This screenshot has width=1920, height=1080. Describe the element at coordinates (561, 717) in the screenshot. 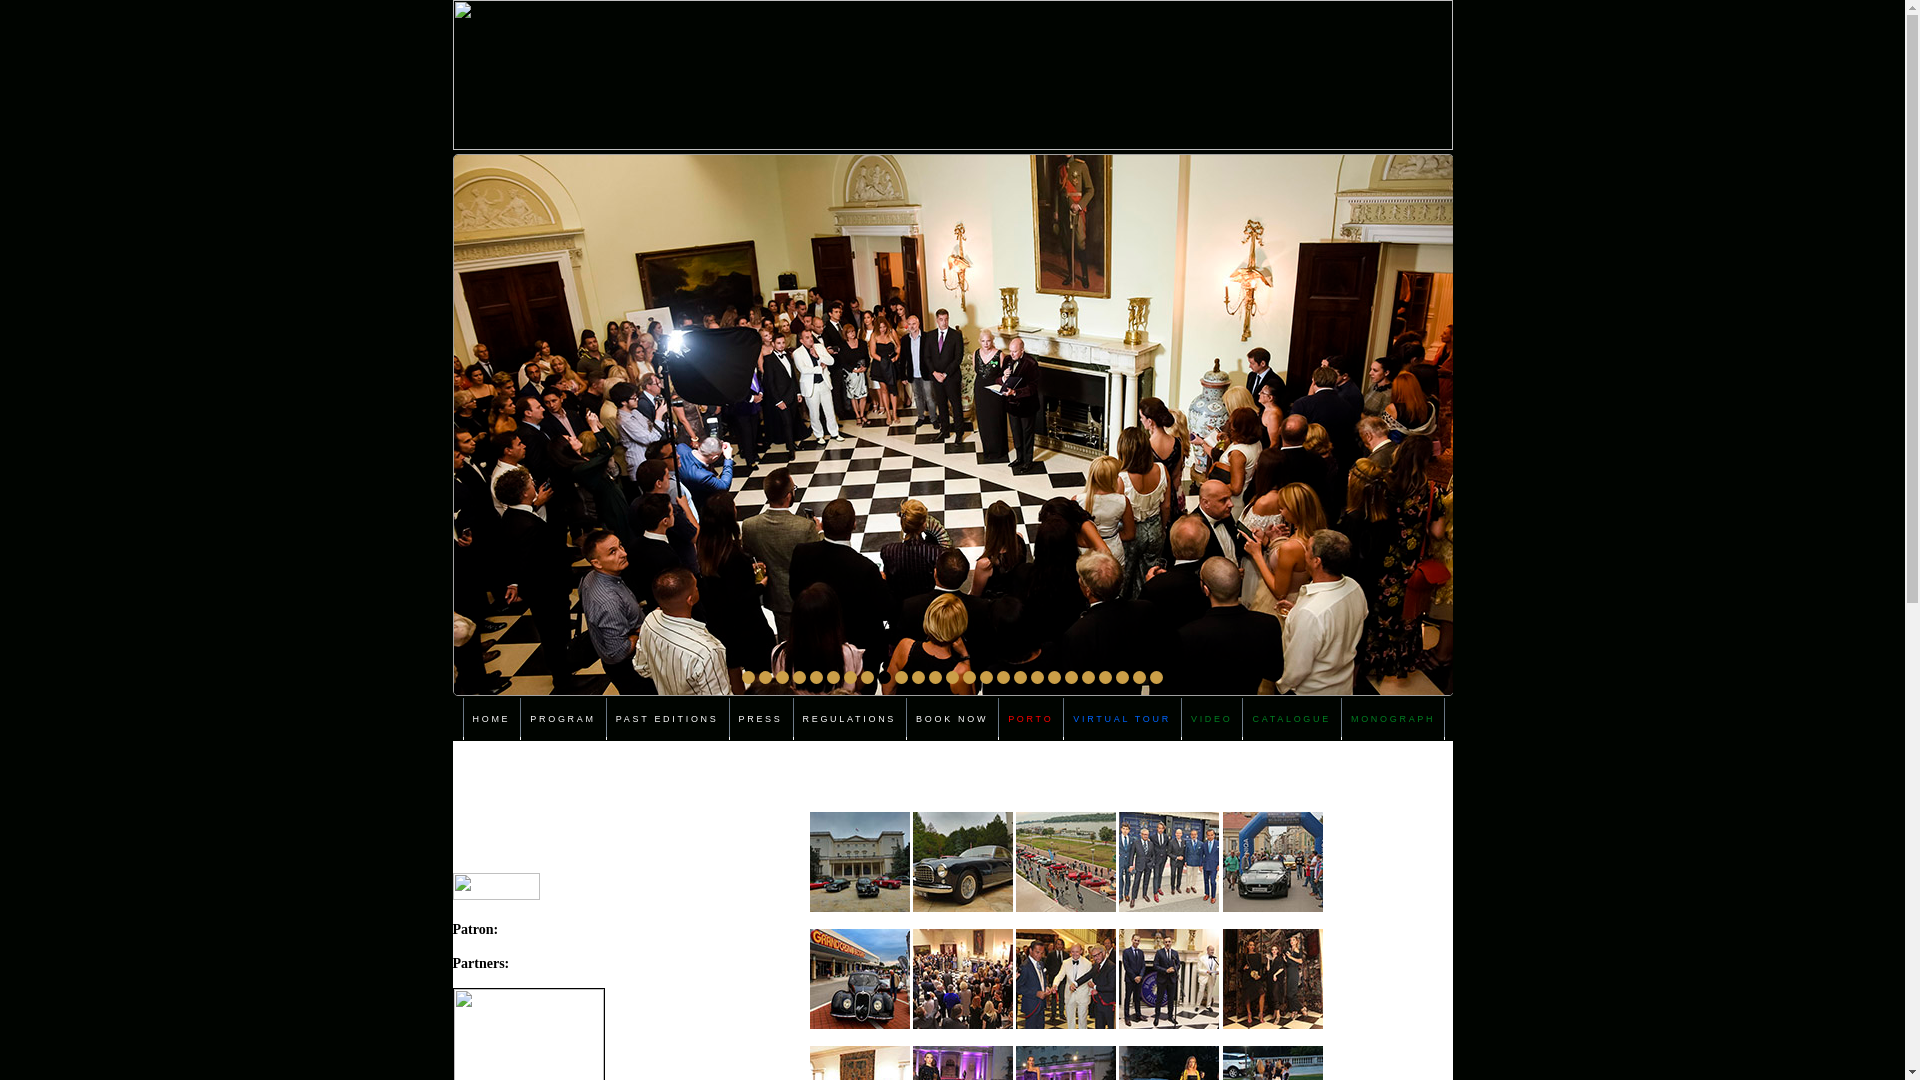

I see `'PROGRAM'` at that location.